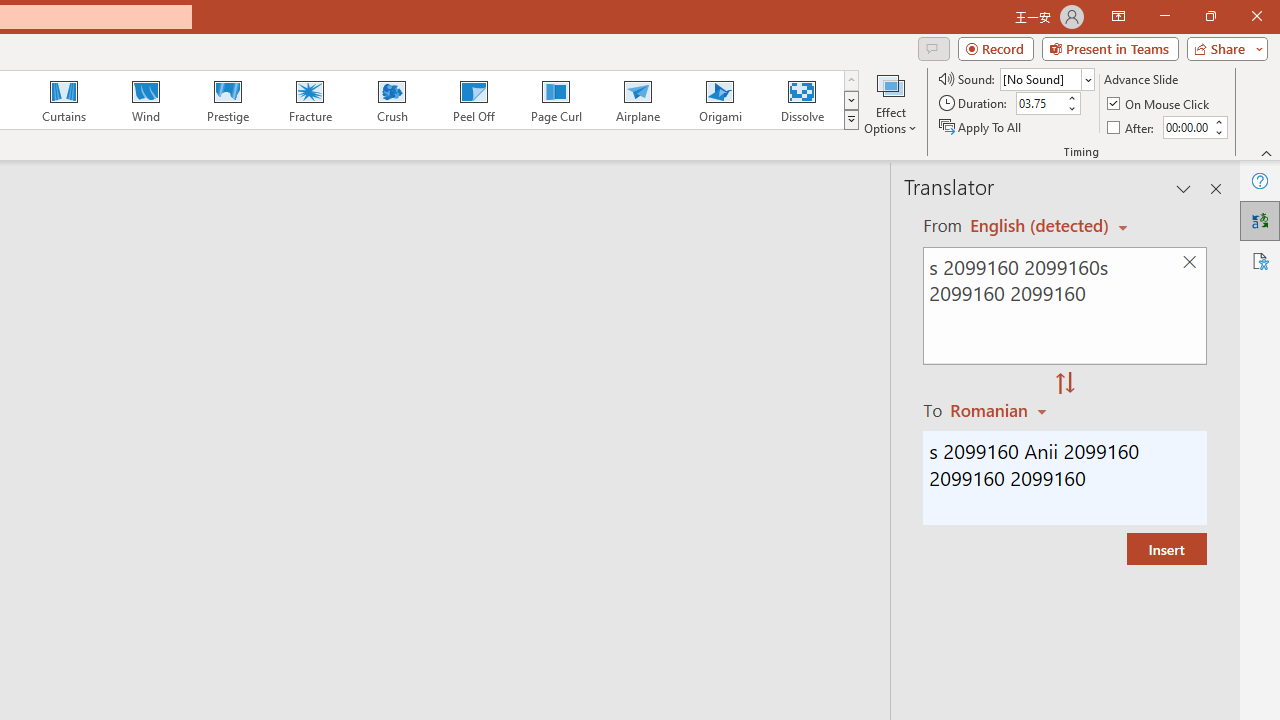  What do you see at coordinates (851, 120) in the screenshot?
I see `'Transition Effects'` at bounding box center [851, 120].